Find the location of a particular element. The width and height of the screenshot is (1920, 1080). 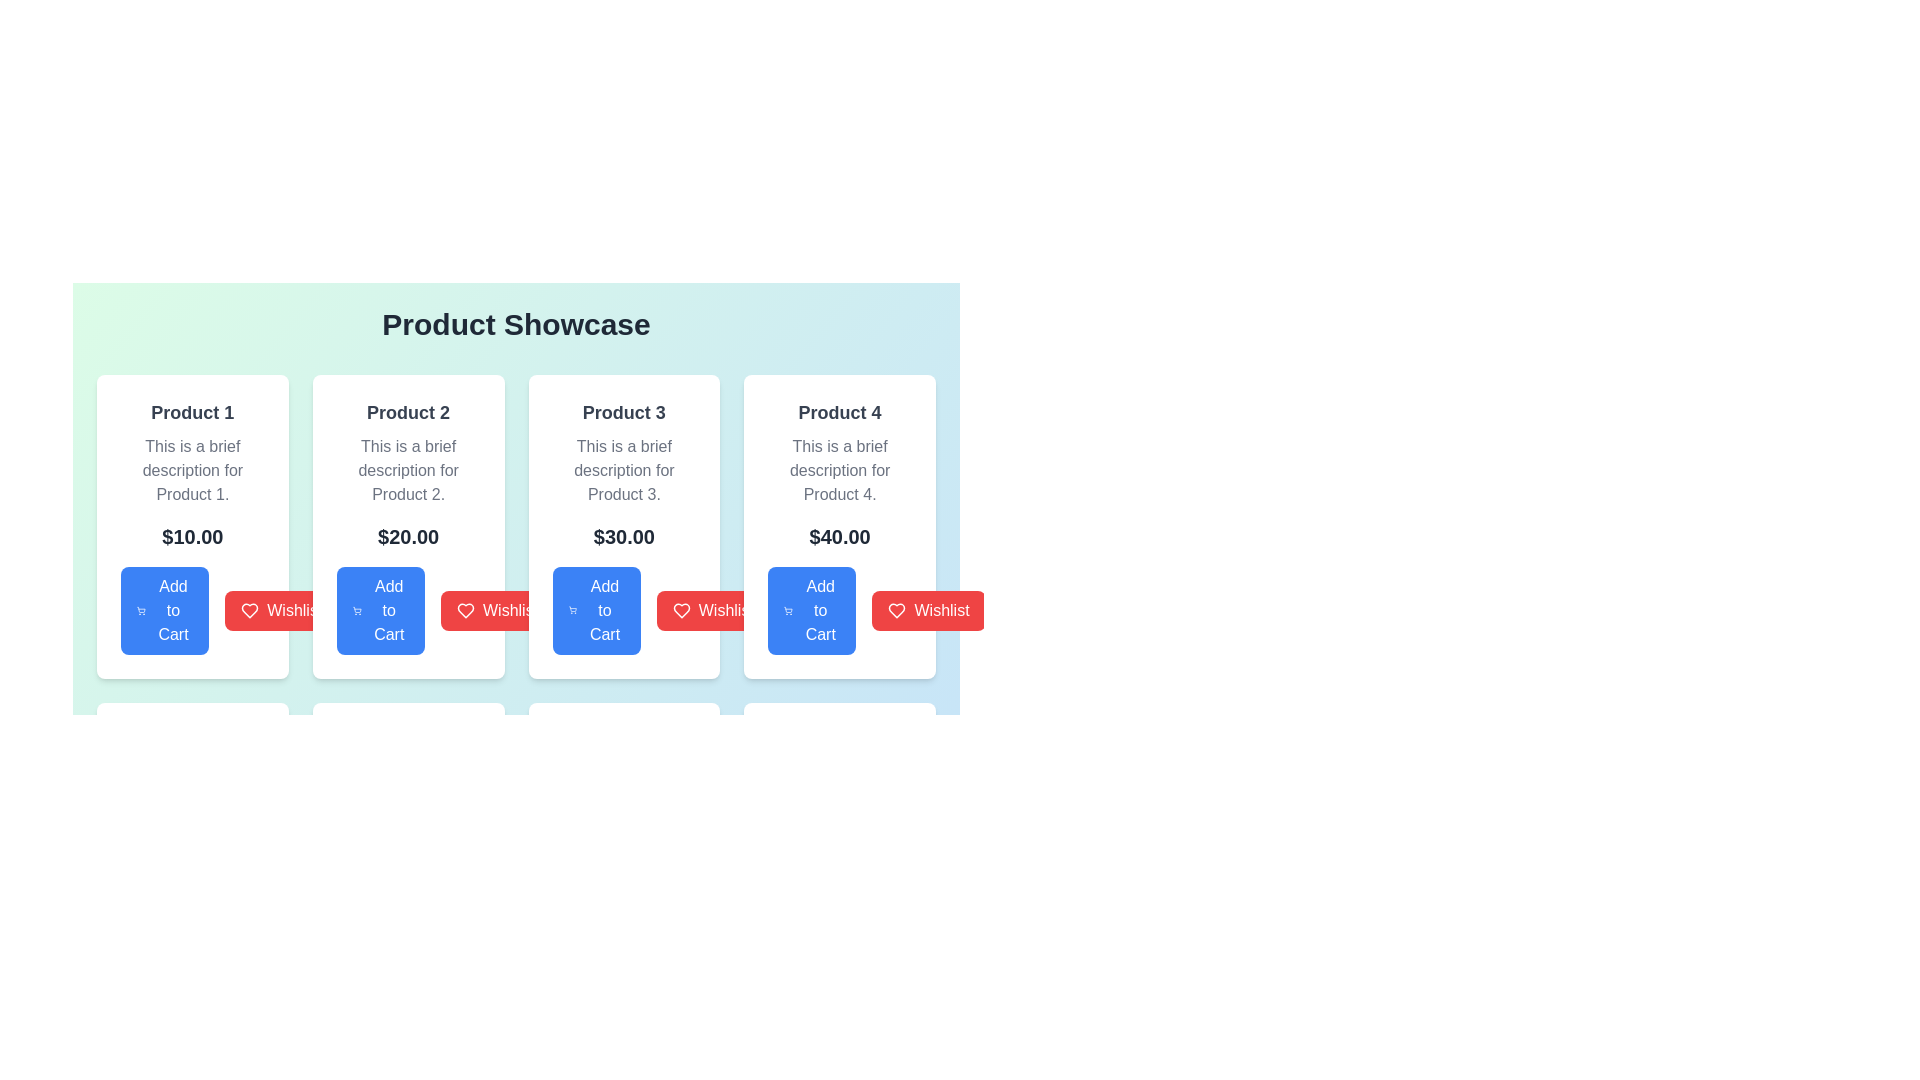

the text block styled with a gray font color that contains 'This is a brief description for Product 1.' which is located below the header 'Product 1' is located at coordinates (192, 470).